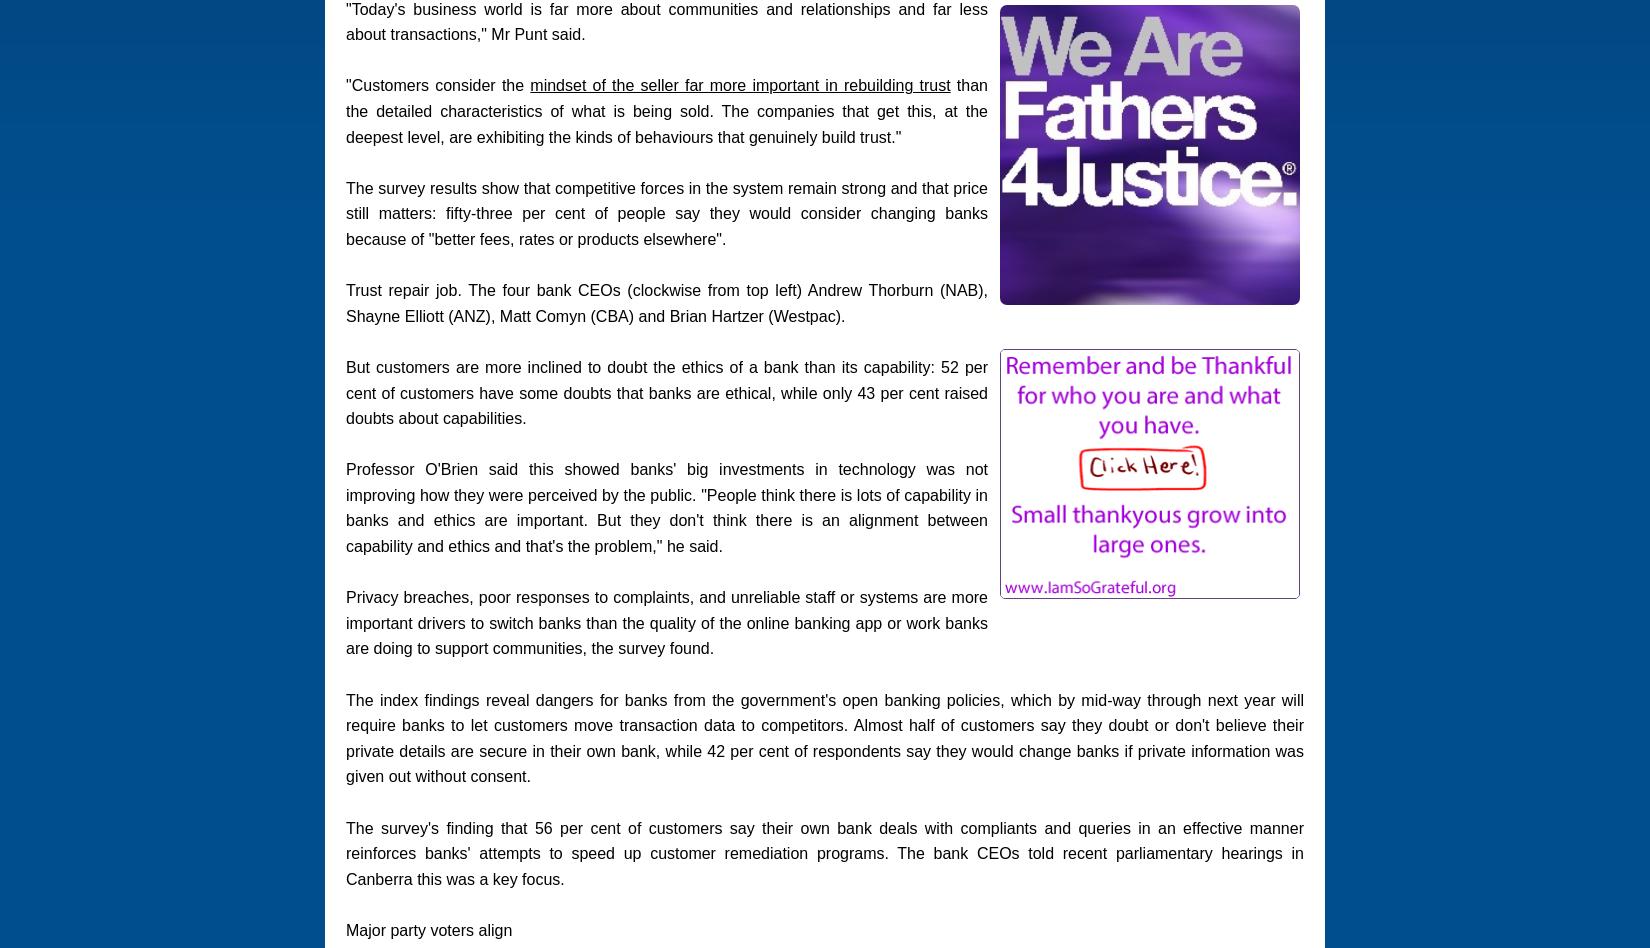 The height and width of the screenshot is (948, 1650). What do you see at coordinates (665, 391) in the screenshot?
I see `'But customers are more inclined to doubt the ethics of a bank than its capability: 52 per cent of customers have some doubts that banks are ethical, while only 43 per cent raised doubts about capabilities.'` at bounding box center [665, 391].